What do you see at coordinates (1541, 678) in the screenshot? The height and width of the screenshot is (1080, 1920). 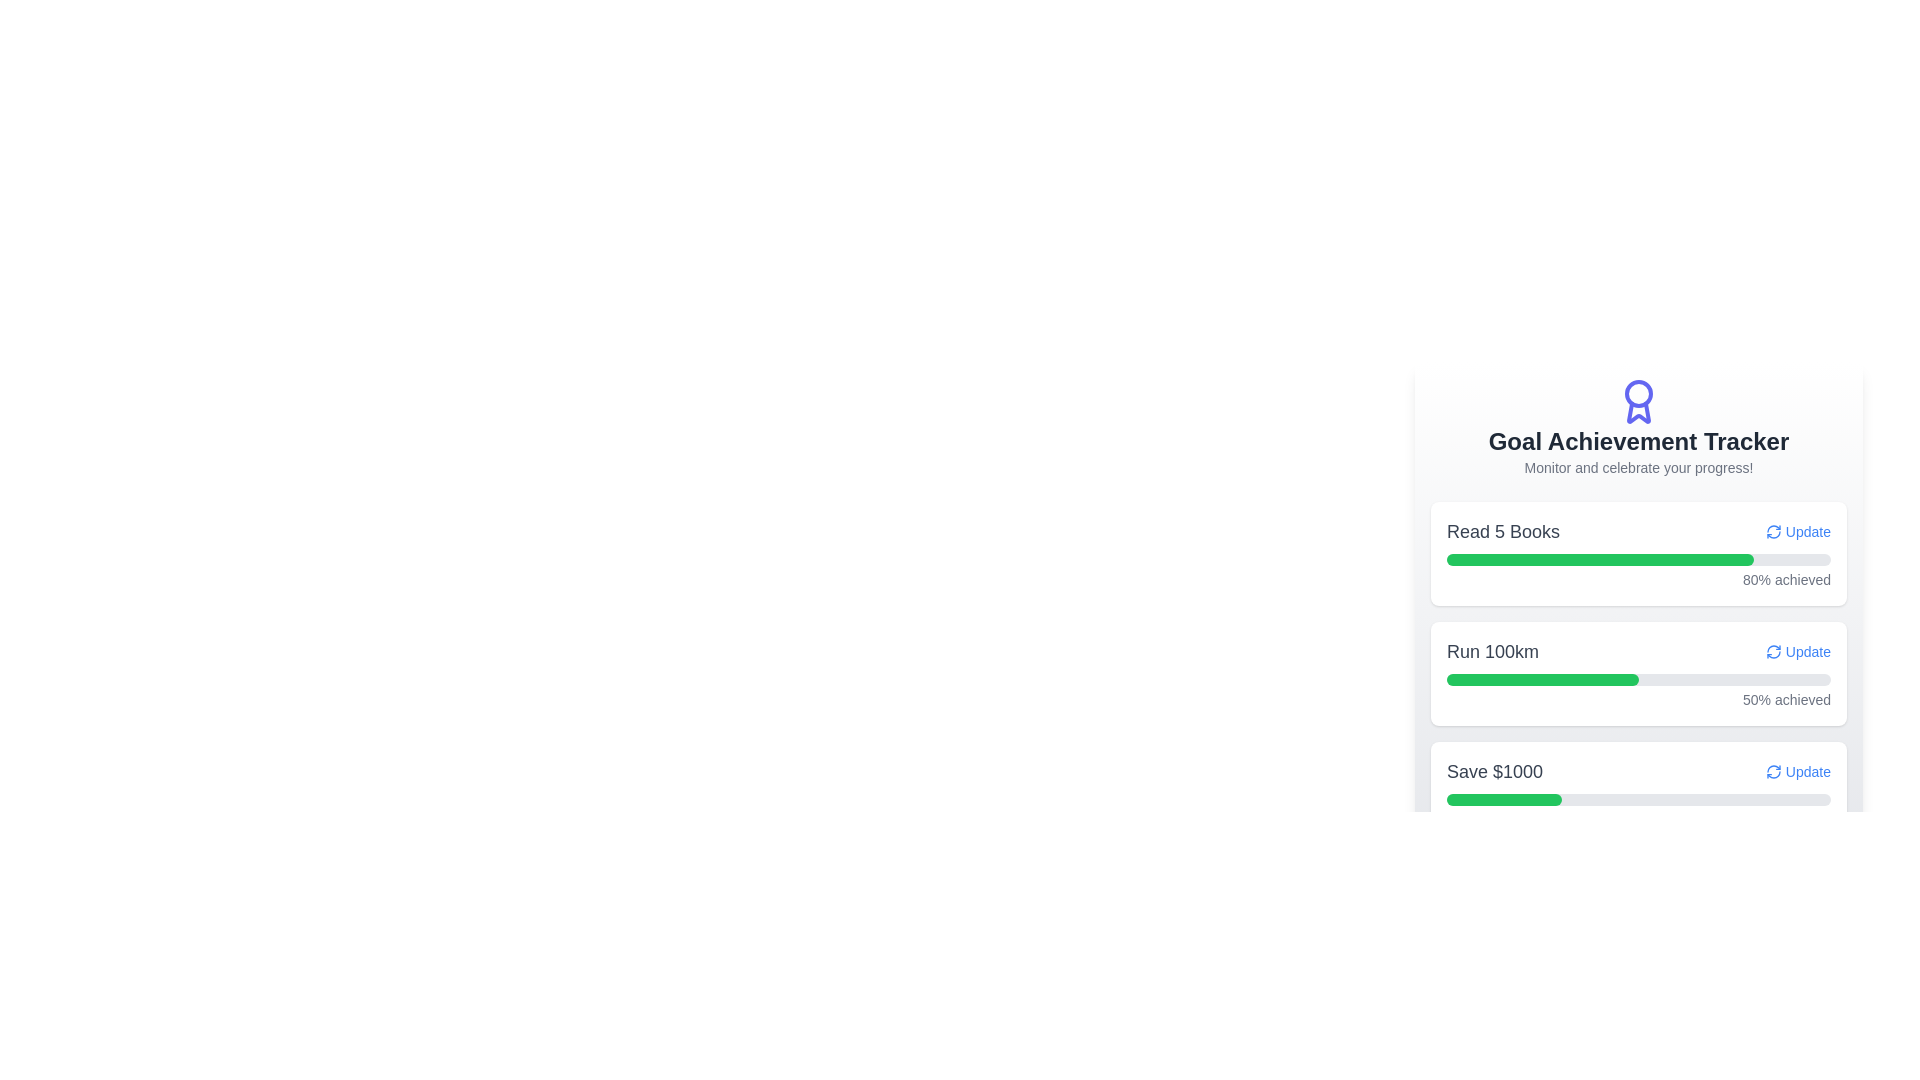 I see `green progress indicator within the 'Run 100km' card, which visually represents 50% completion of the goal` at bounding box center [1541, 678].